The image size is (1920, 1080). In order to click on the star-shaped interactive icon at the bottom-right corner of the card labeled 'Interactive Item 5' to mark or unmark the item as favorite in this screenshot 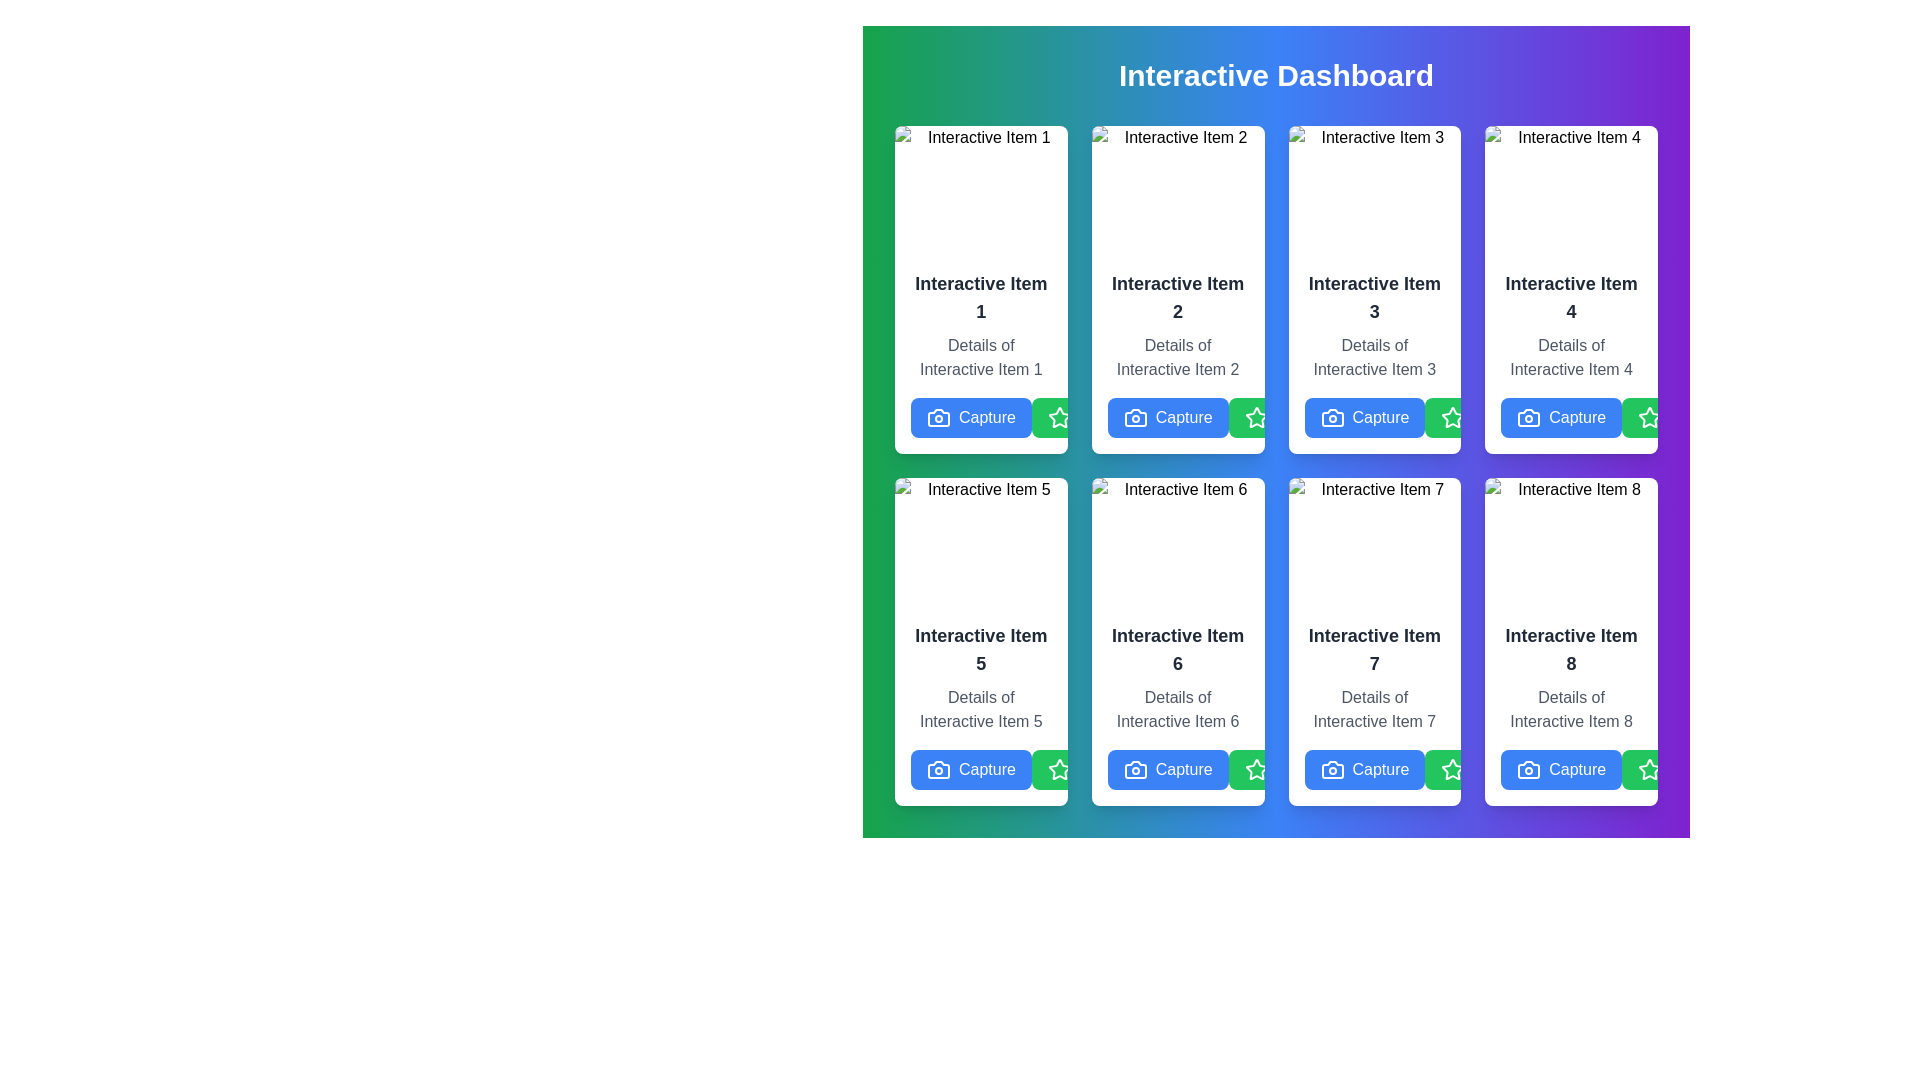, I will do `click(1058, 767)`.